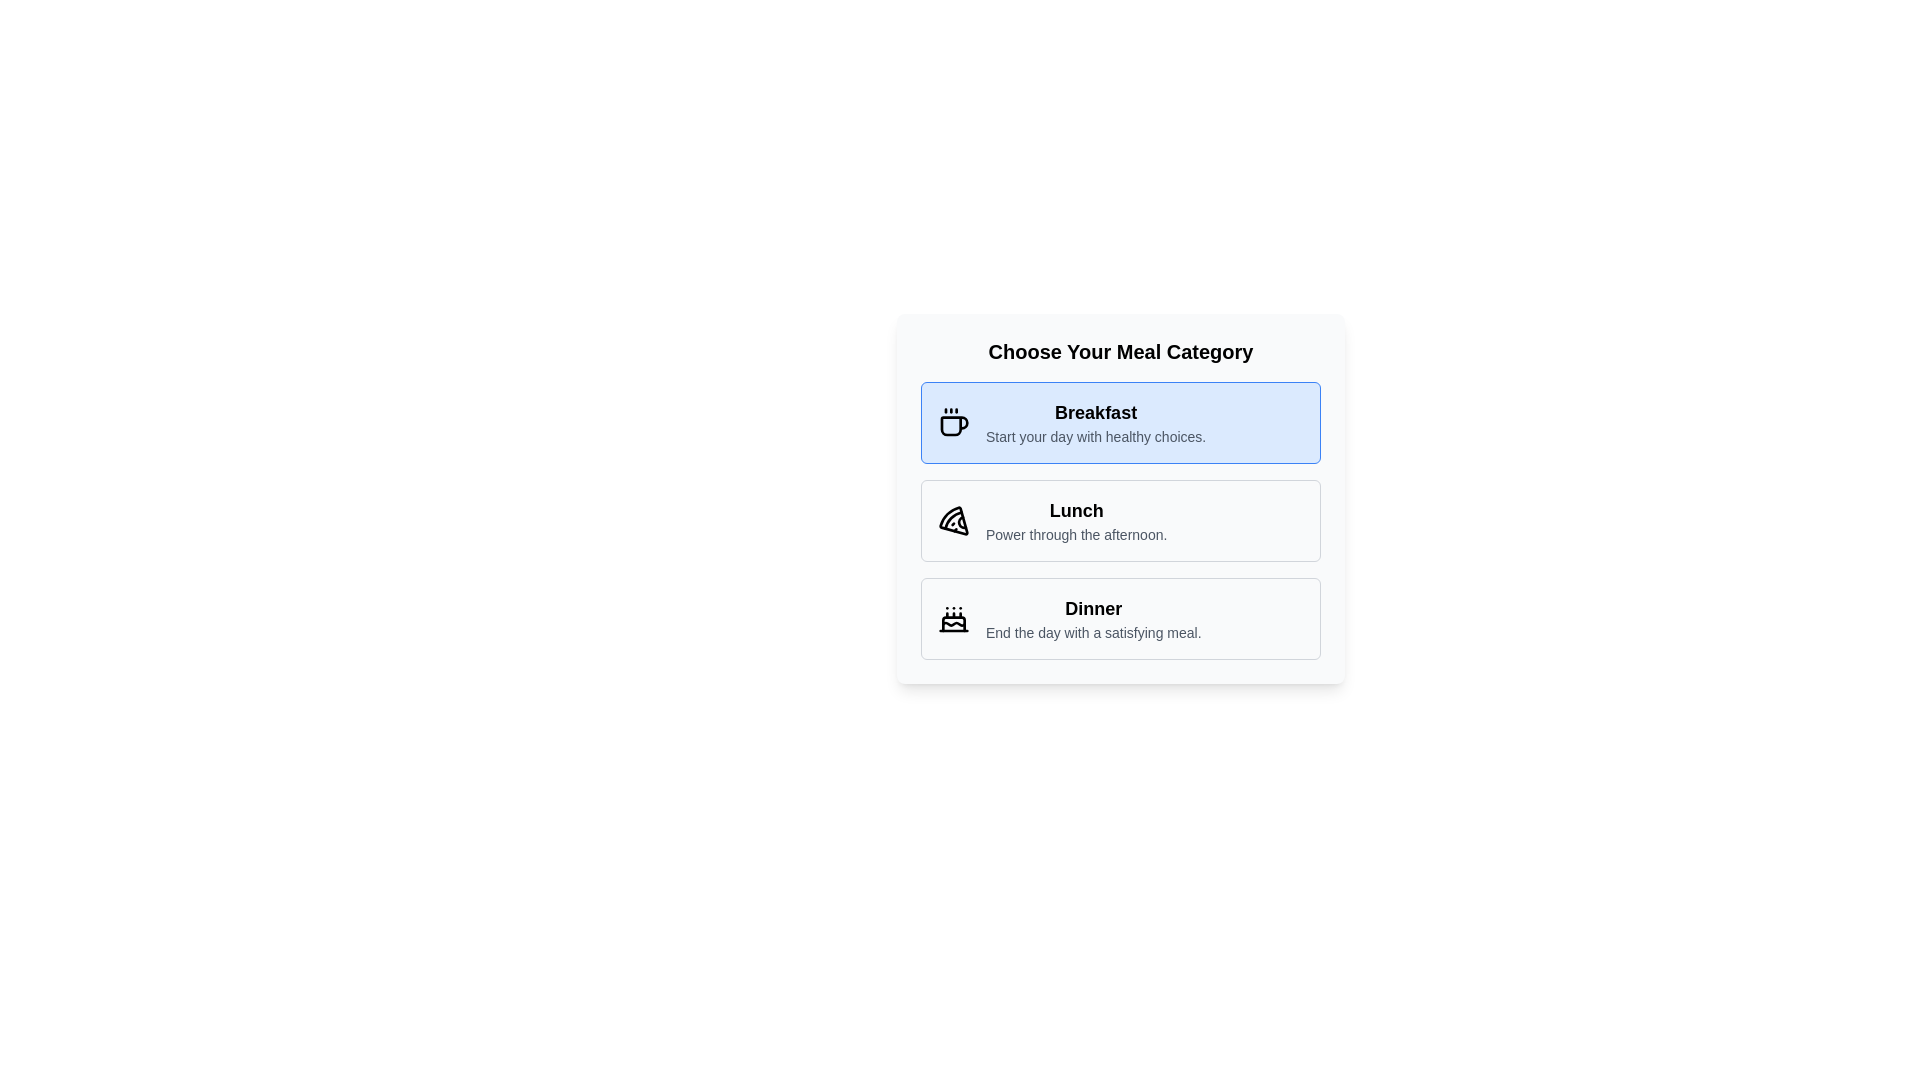 Image resolution: width=1920 pixels, height=1080 pixels. I want to click on text content of the 'Dinner' option in the meal category selection interface, located in the third card of a vertical stack, below the 'Lunch' card, so click(1092, 617).